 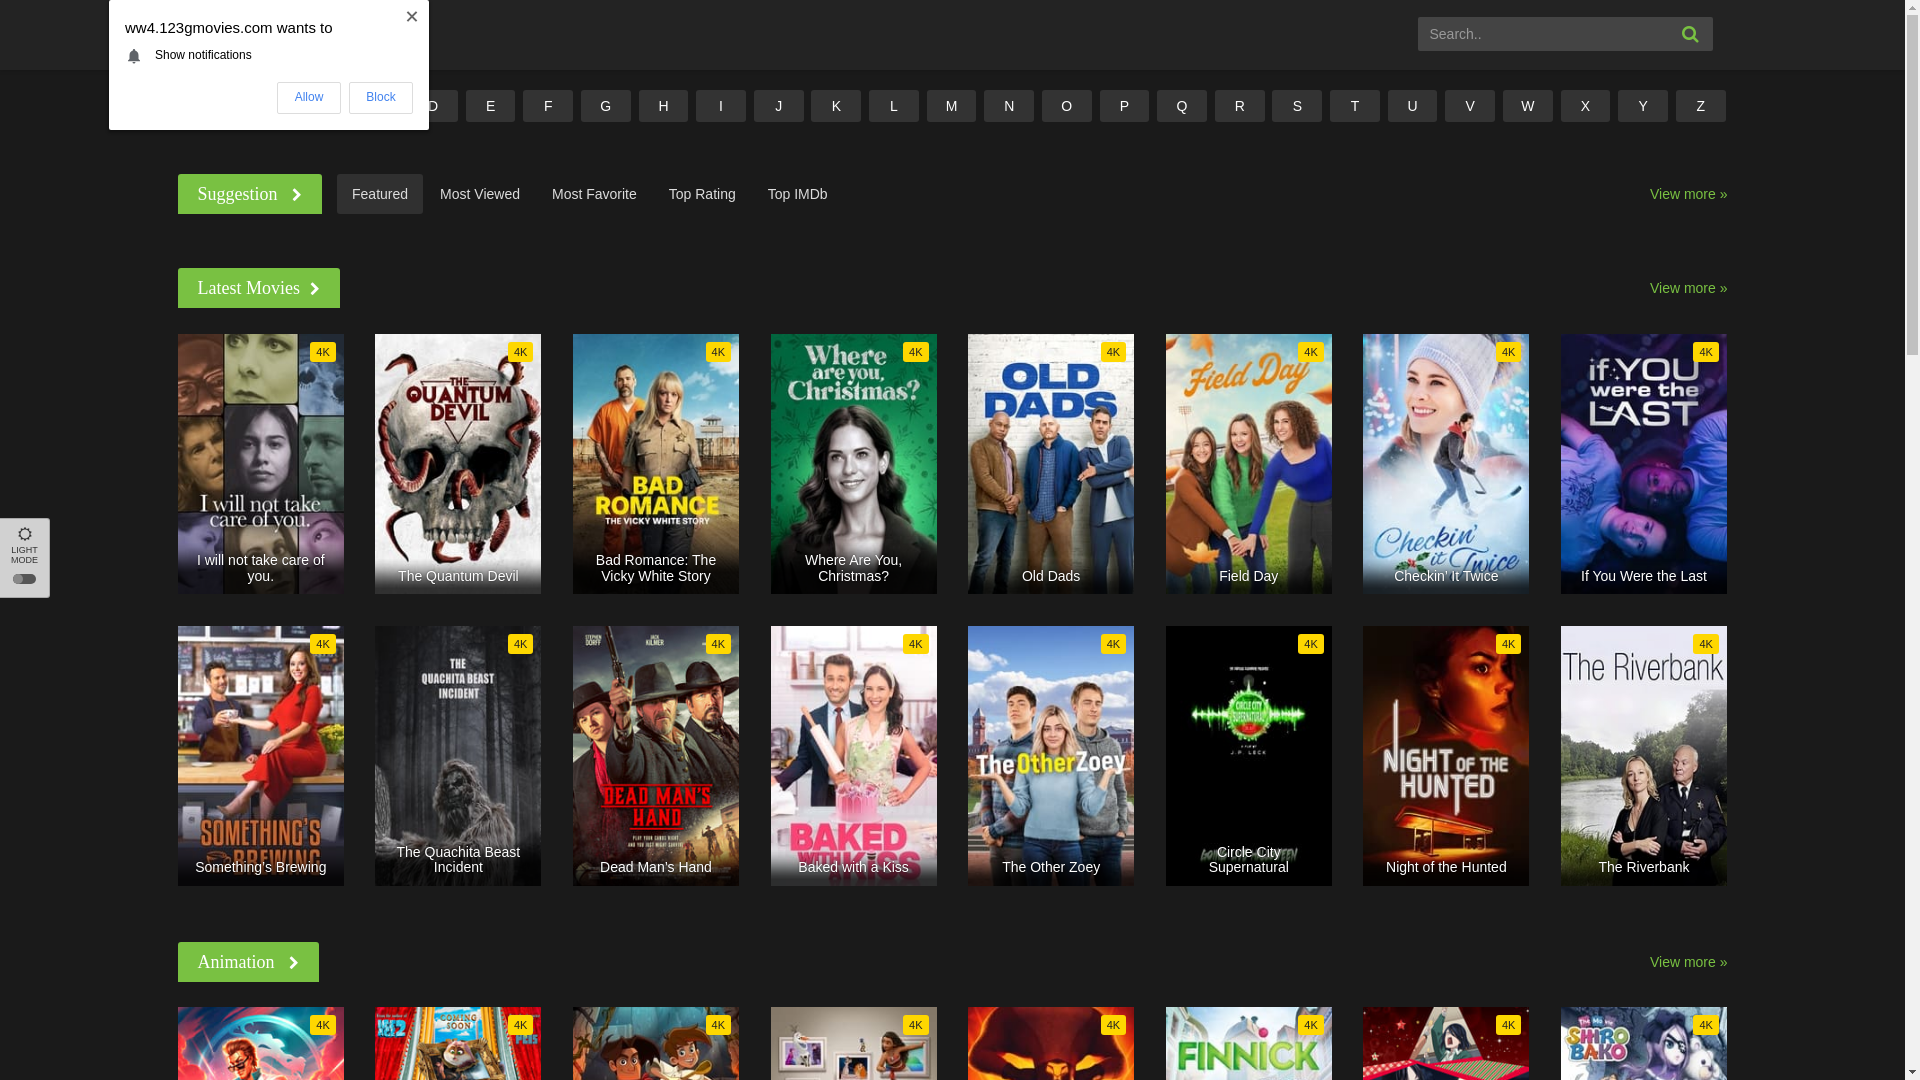 What do you see at coordinates (854, 463) in the screenshot?
I see `'4K` at bounding box center [854, 463].